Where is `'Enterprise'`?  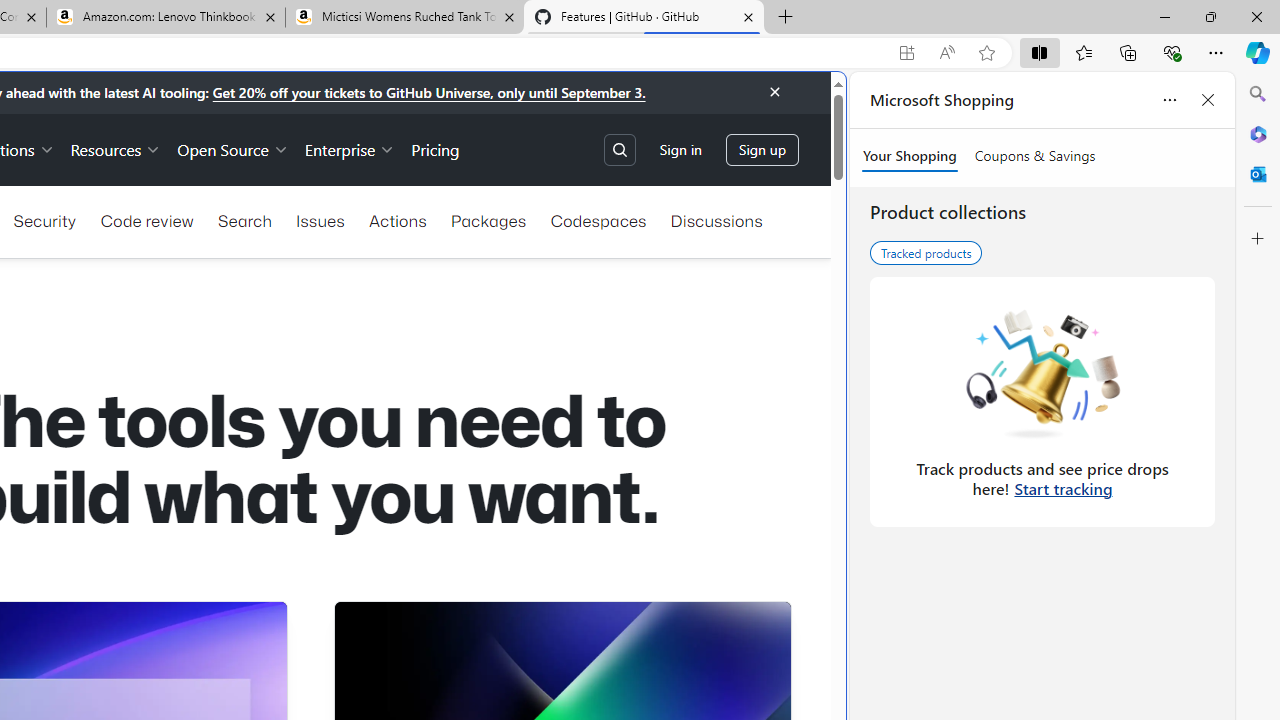 'Enterprise' is located at coordinates (350, 148).